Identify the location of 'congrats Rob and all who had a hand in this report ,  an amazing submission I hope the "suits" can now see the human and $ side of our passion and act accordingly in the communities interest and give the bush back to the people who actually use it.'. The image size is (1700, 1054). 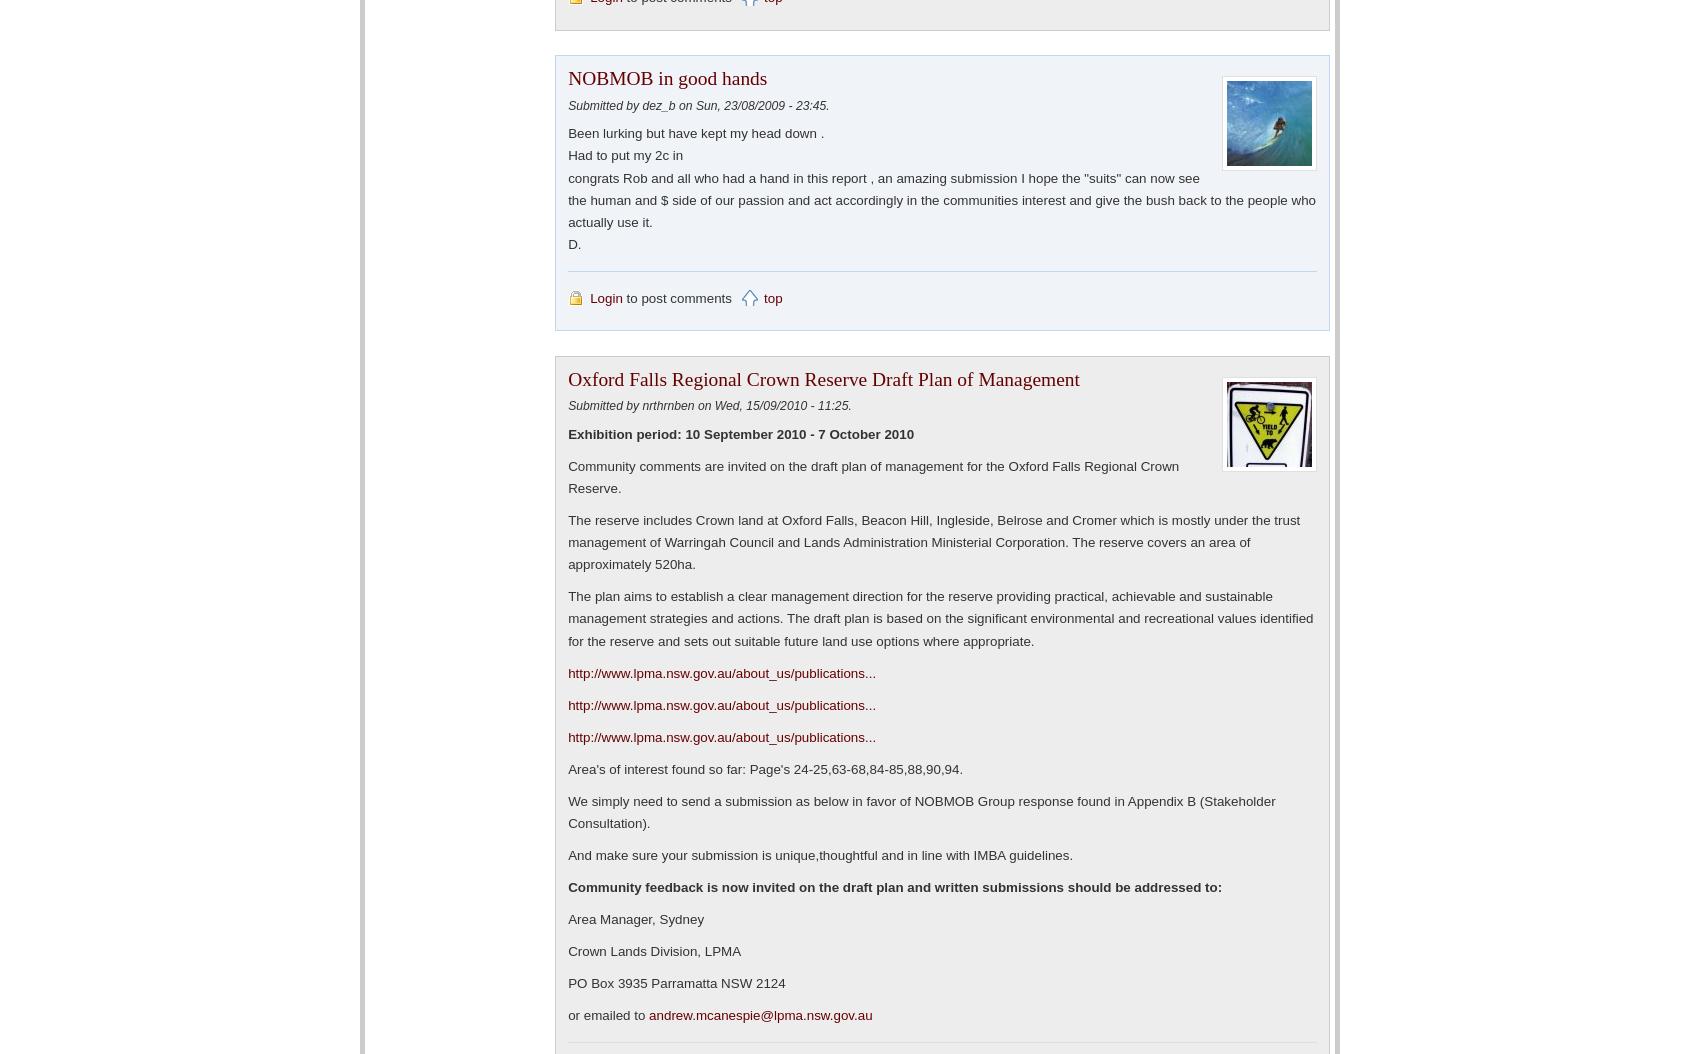
(941, 198).